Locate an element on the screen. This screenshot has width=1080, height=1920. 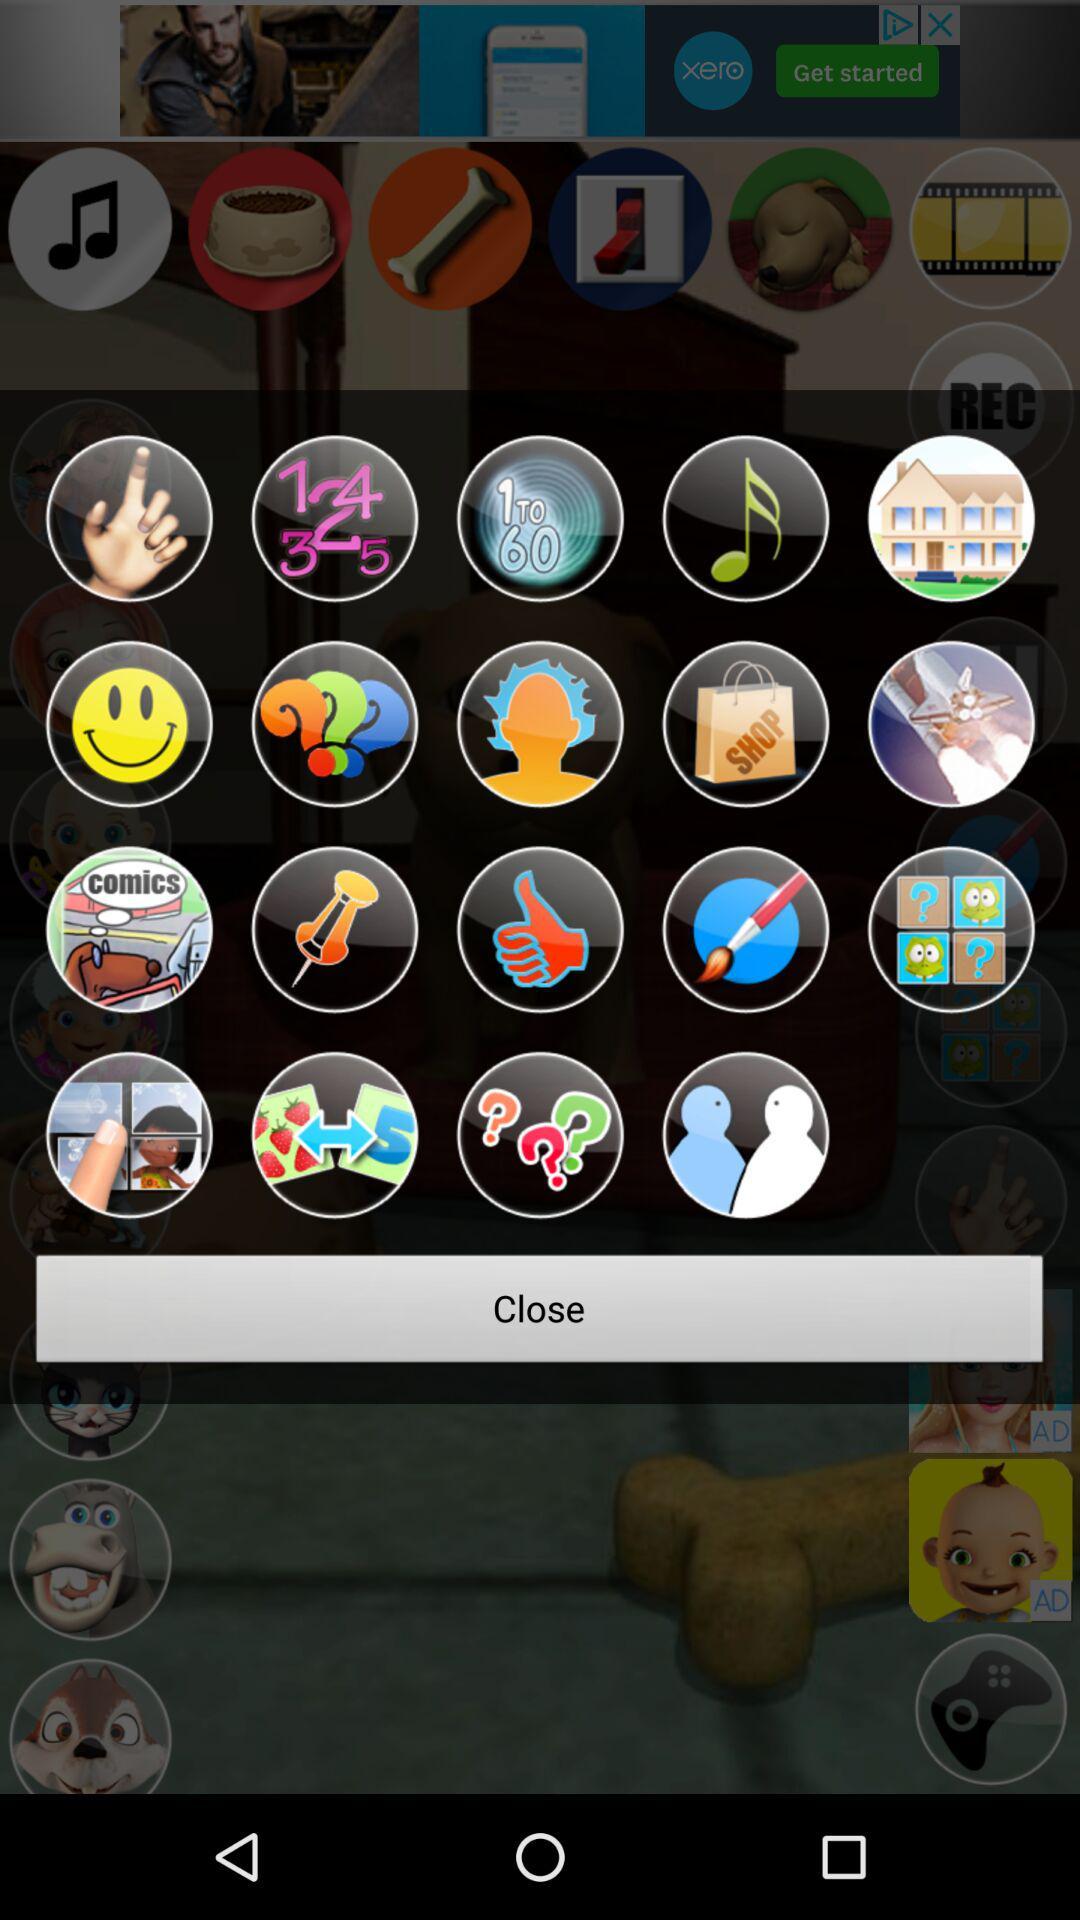
the swap icon is located at coordinates (333, 1214).